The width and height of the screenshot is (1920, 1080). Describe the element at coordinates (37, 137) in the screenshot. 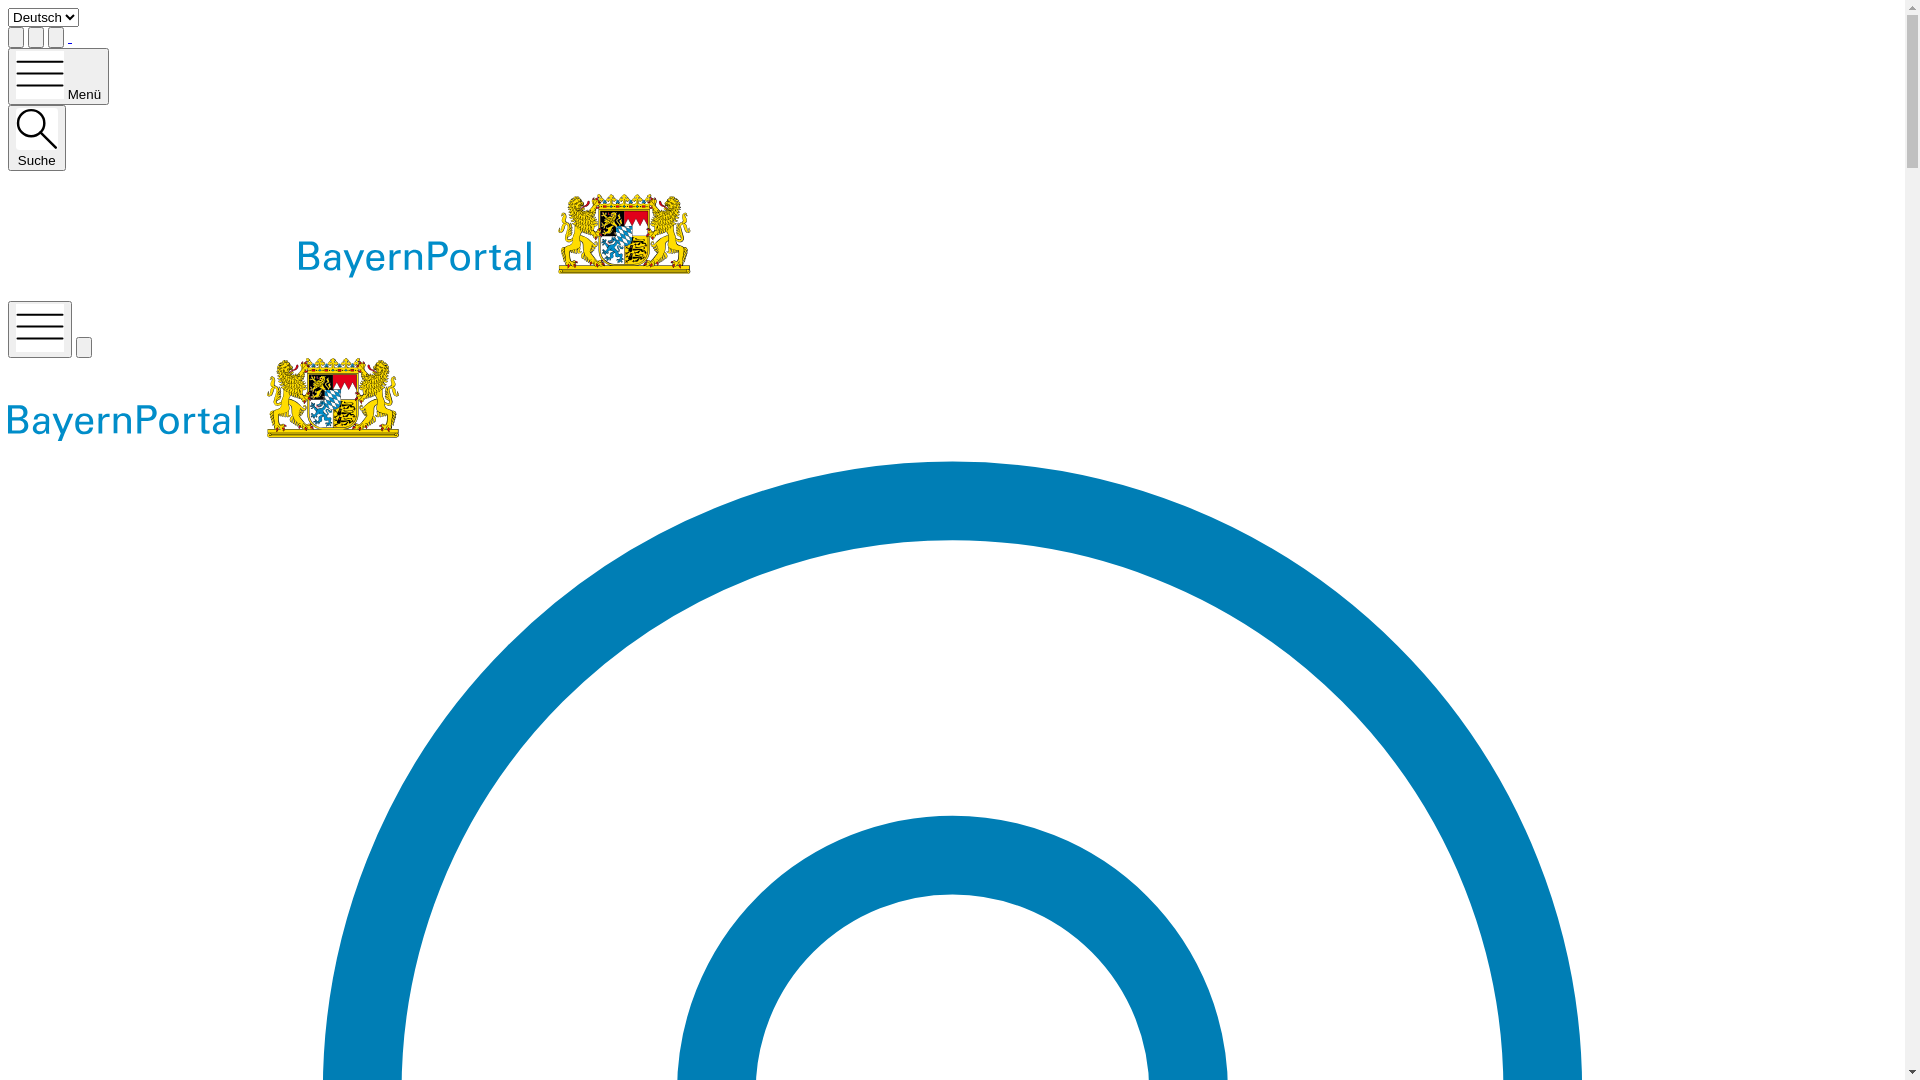

I see `'Suche'` at that location.